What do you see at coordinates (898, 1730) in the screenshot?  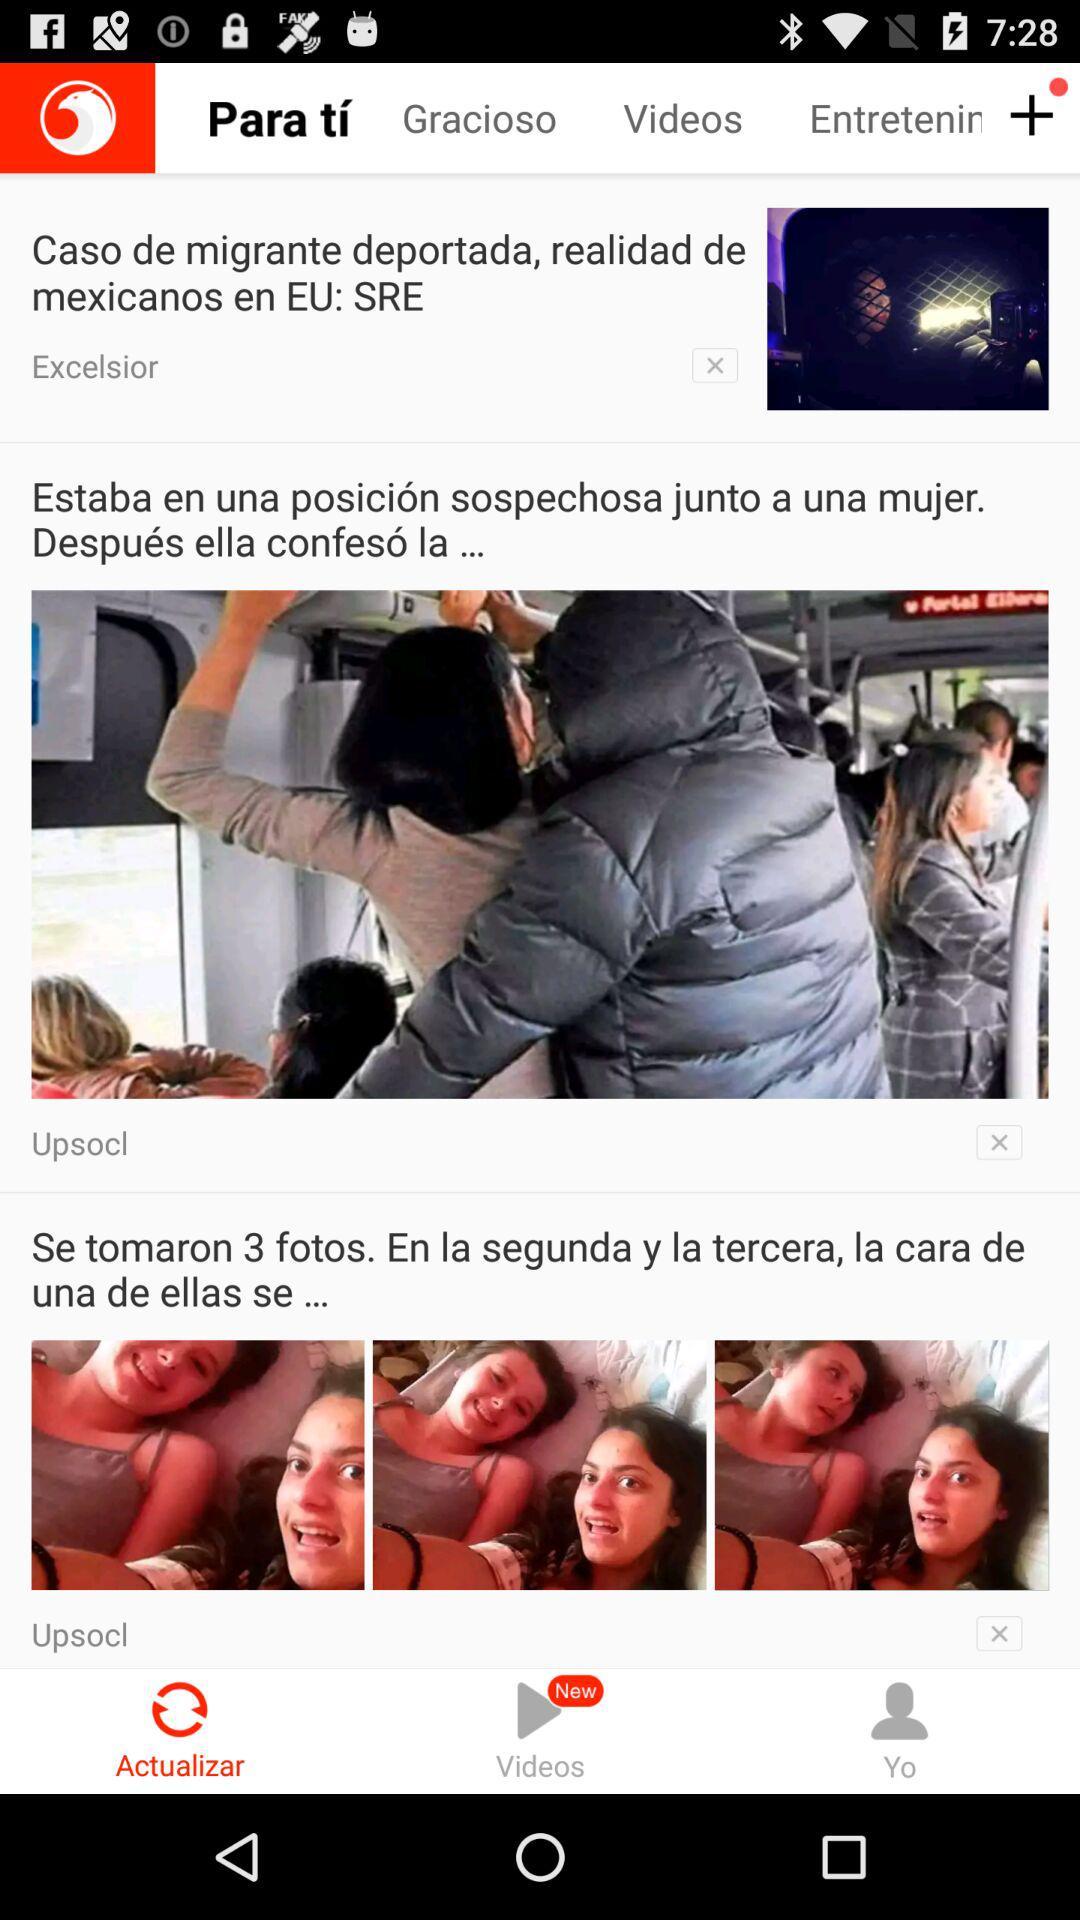 I see `the item to the right of videos item` at bounding box center [898, 1730].